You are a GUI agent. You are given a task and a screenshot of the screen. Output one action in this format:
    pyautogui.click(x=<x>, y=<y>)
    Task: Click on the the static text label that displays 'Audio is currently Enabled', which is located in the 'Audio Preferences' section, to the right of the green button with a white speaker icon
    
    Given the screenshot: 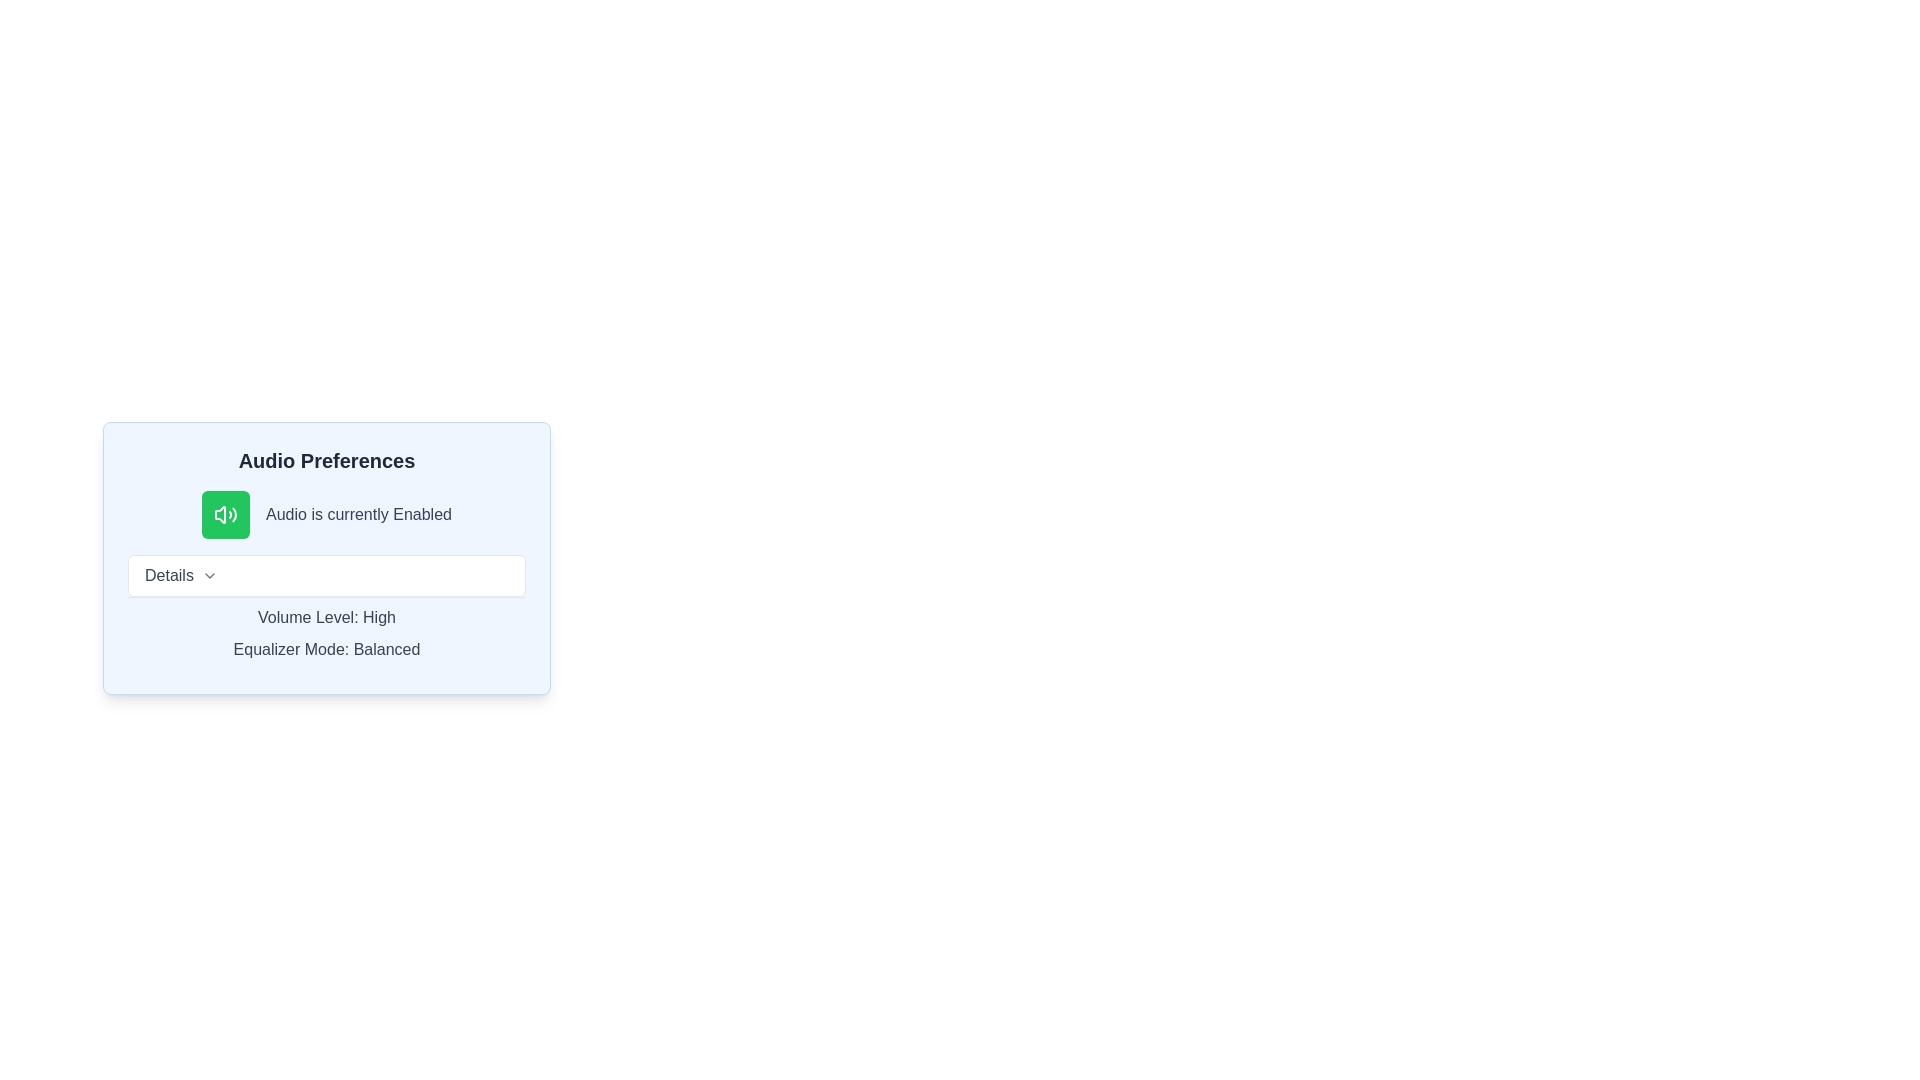 What is the action you would take?
    pyautogui.click(x=359, y=514)
    